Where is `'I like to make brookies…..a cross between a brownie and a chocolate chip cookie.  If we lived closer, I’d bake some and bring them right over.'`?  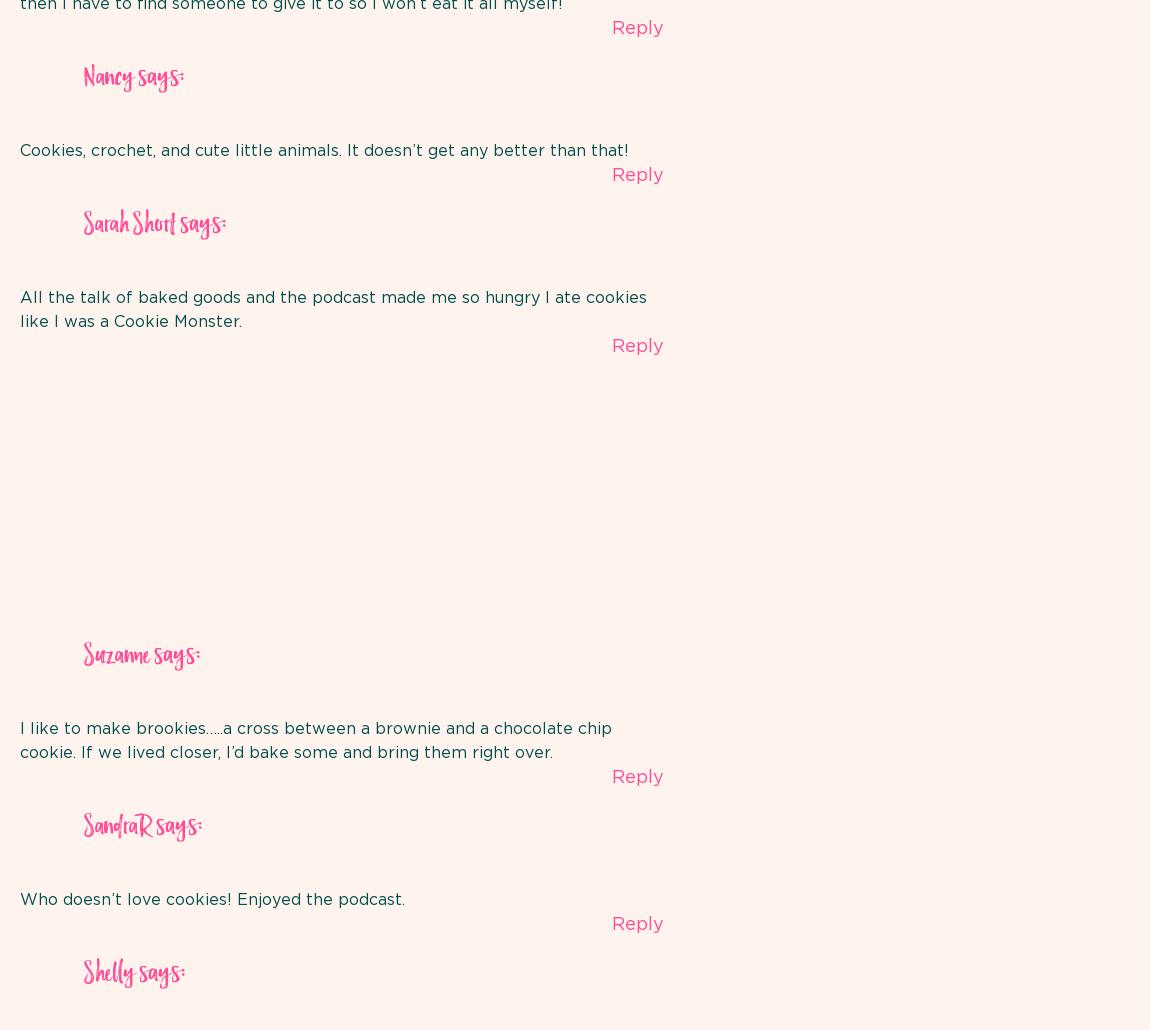 'I like to make brookies…..a cross between a brownie and a chocolate chip cookie.  If we lived closer, I’d bake some and bring them right over.' is located at coordinates (316, 739).